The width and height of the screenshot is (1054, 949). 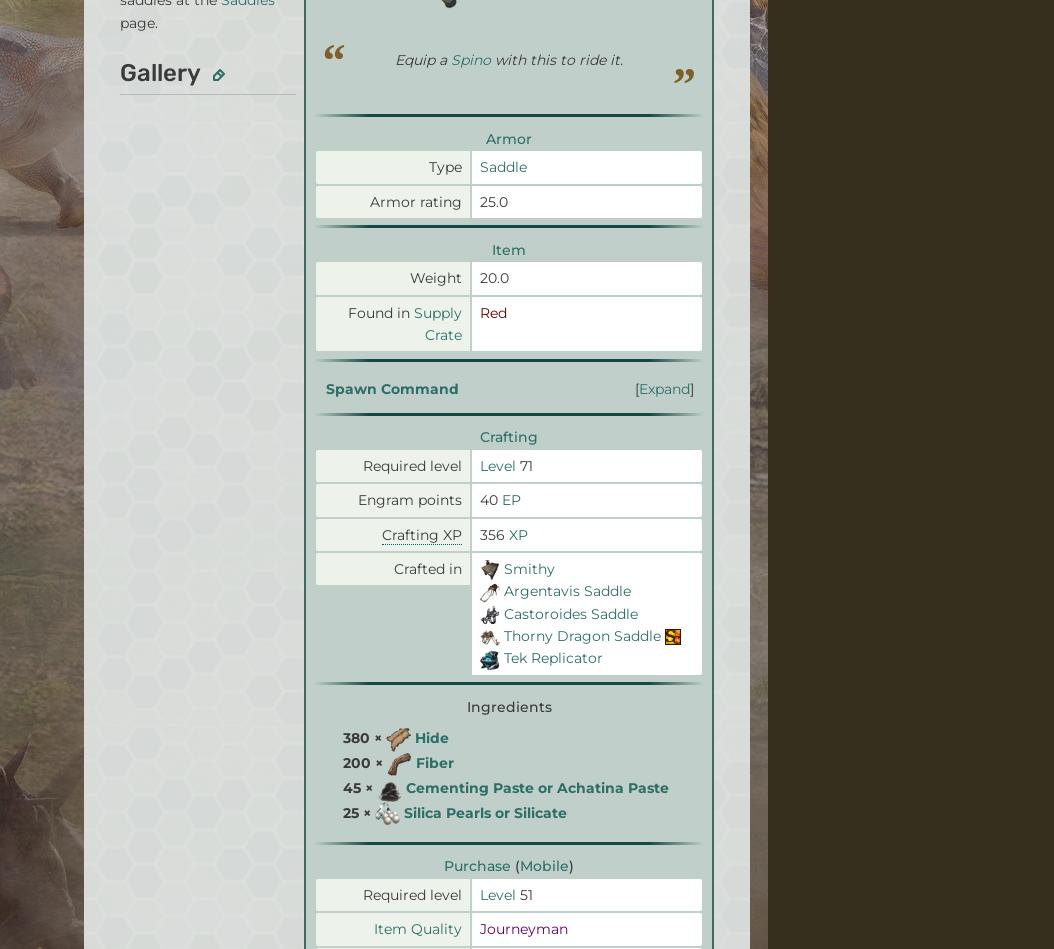 I want to click on 'Media Kit', so click(x=83, y=672).